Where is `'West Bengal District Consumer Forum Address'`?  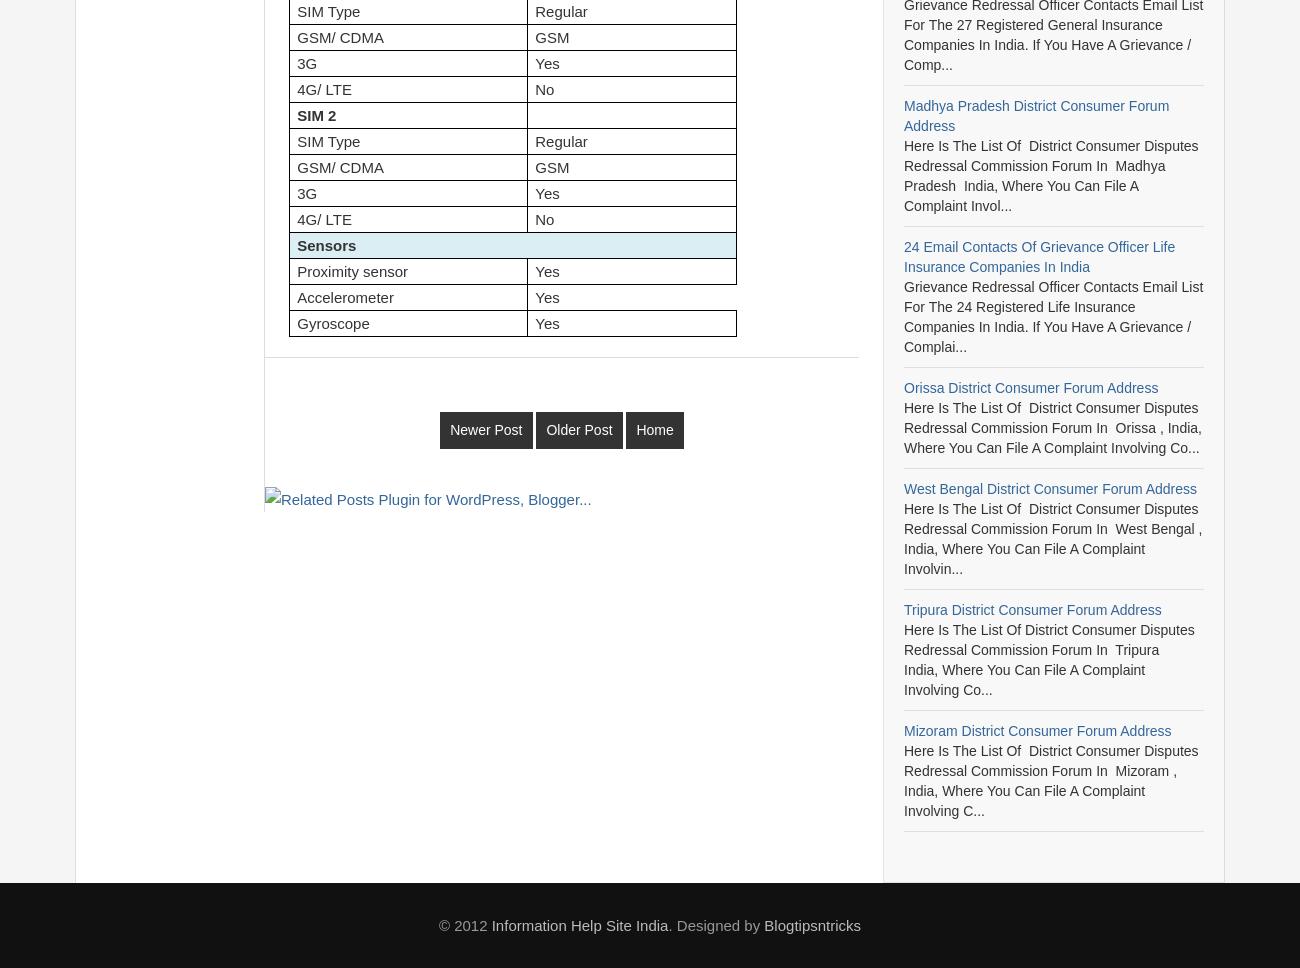 'West Bengal District Consumer Forum Address' is located at coordinates (1050, 489).